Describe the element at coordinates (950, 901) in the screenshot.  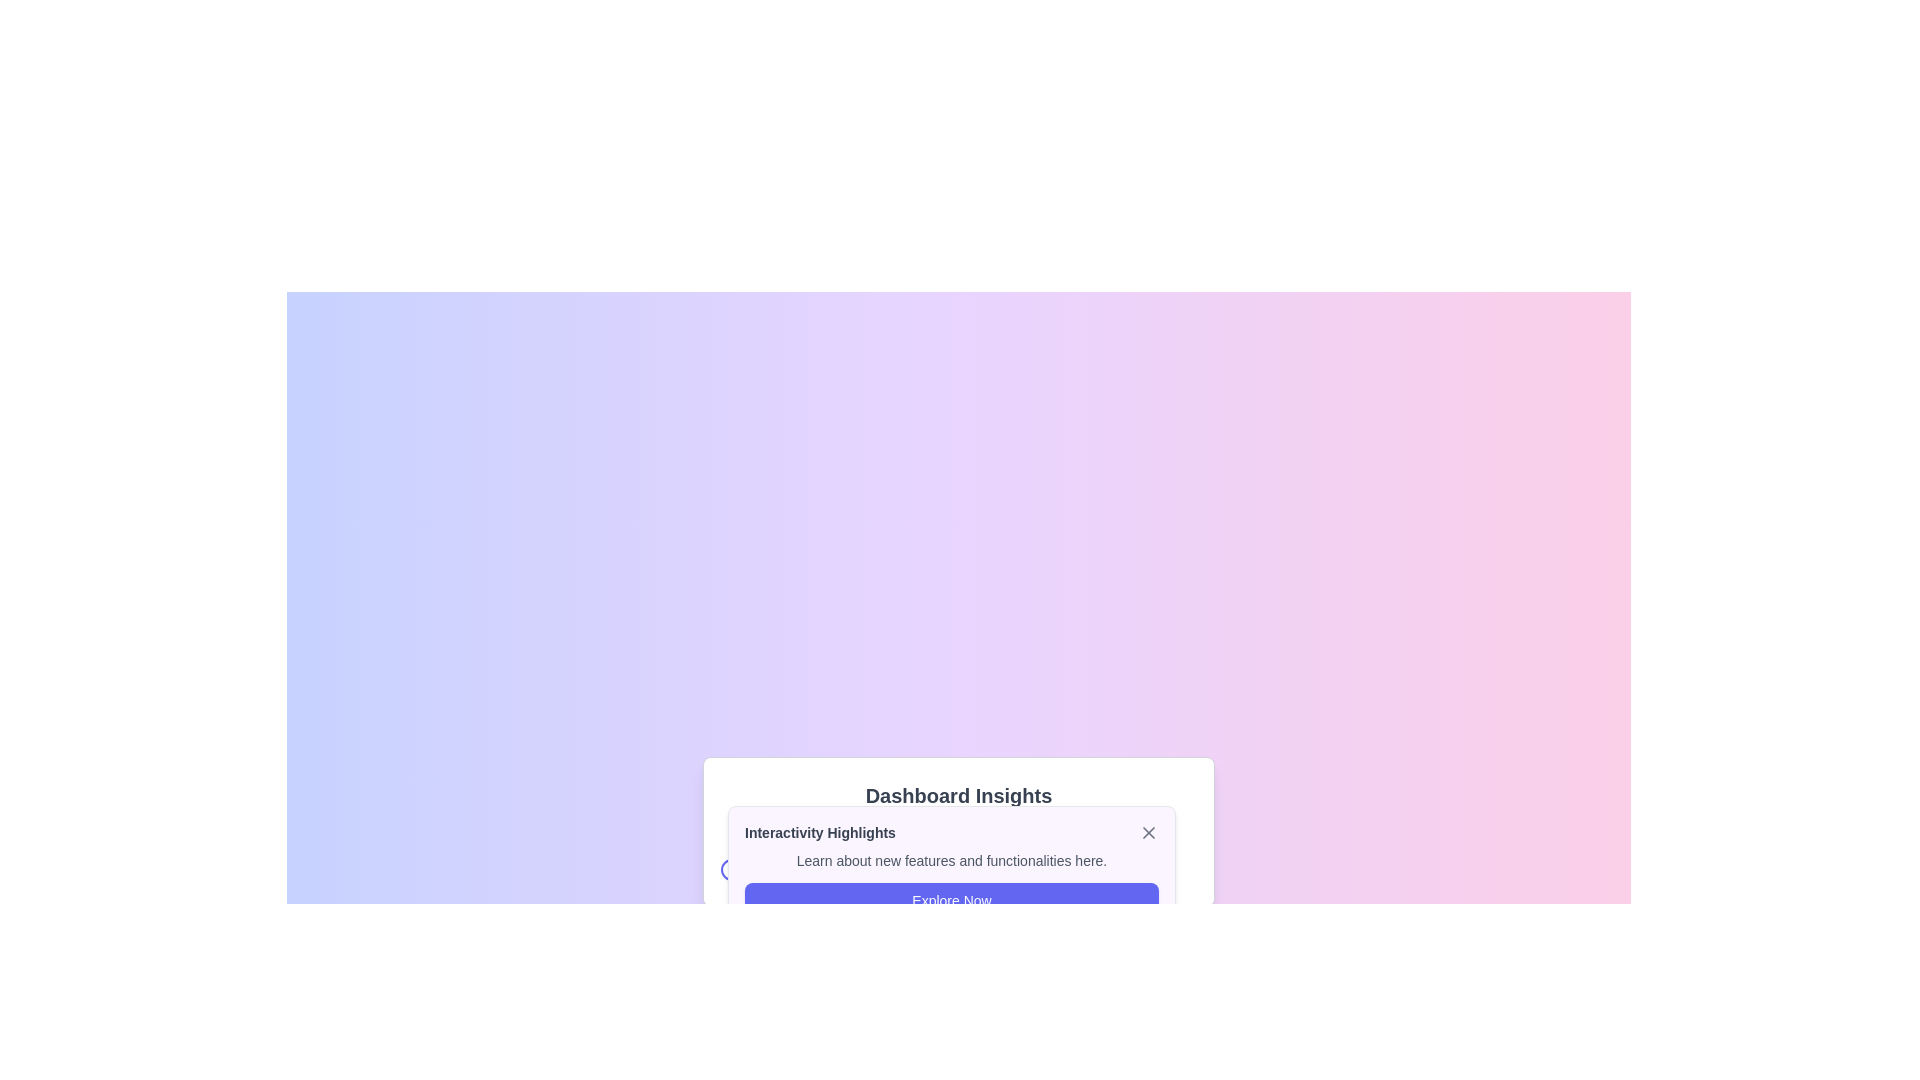
I see `the call-to-action button located at the center of the modal overlay, positioned directly beneath the text 'Learn about new features and functionalities here'` at that location.